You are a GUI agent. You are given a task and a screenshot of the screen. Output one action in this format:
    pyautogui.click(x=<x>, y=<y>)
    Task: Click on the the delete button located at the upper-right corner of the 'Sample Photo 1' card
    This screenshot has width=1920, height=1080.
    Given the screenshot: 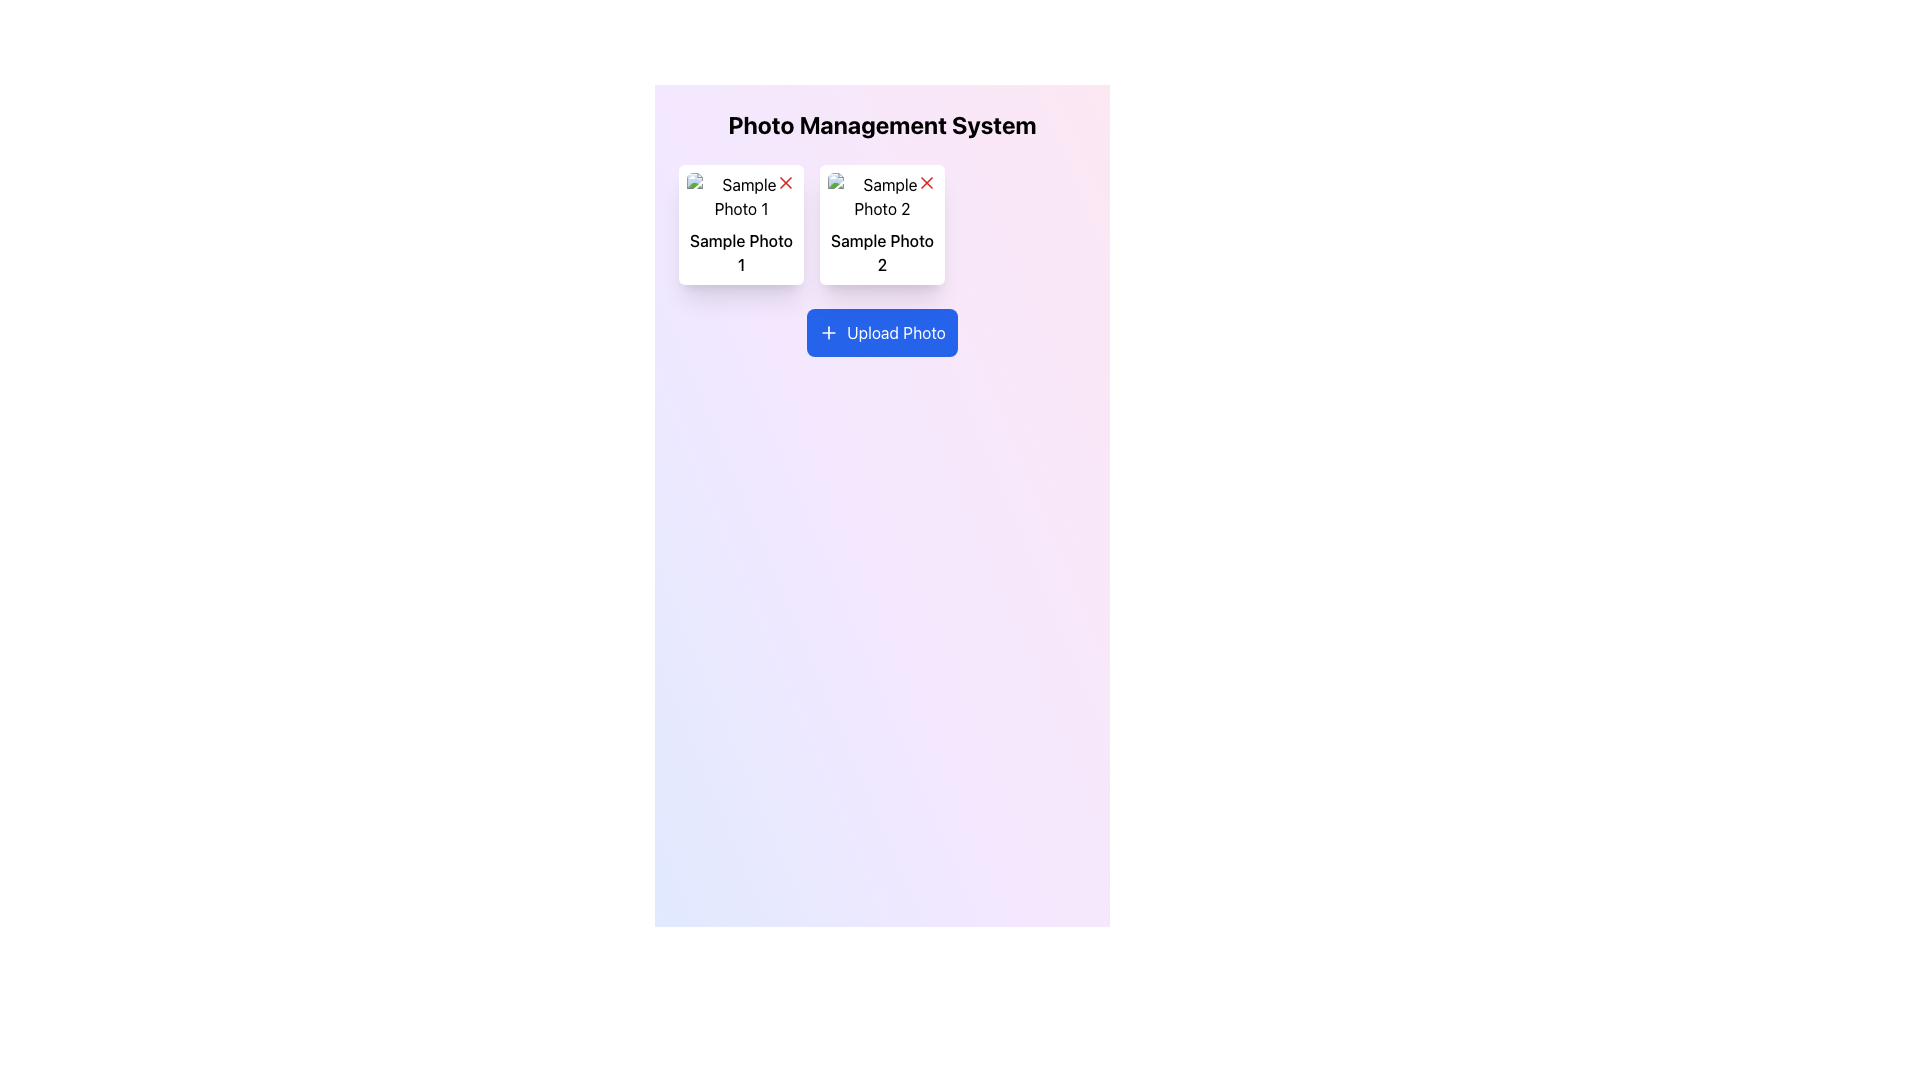 What is the action you would take?
    pyautogui.click(x=785, y=182)
    